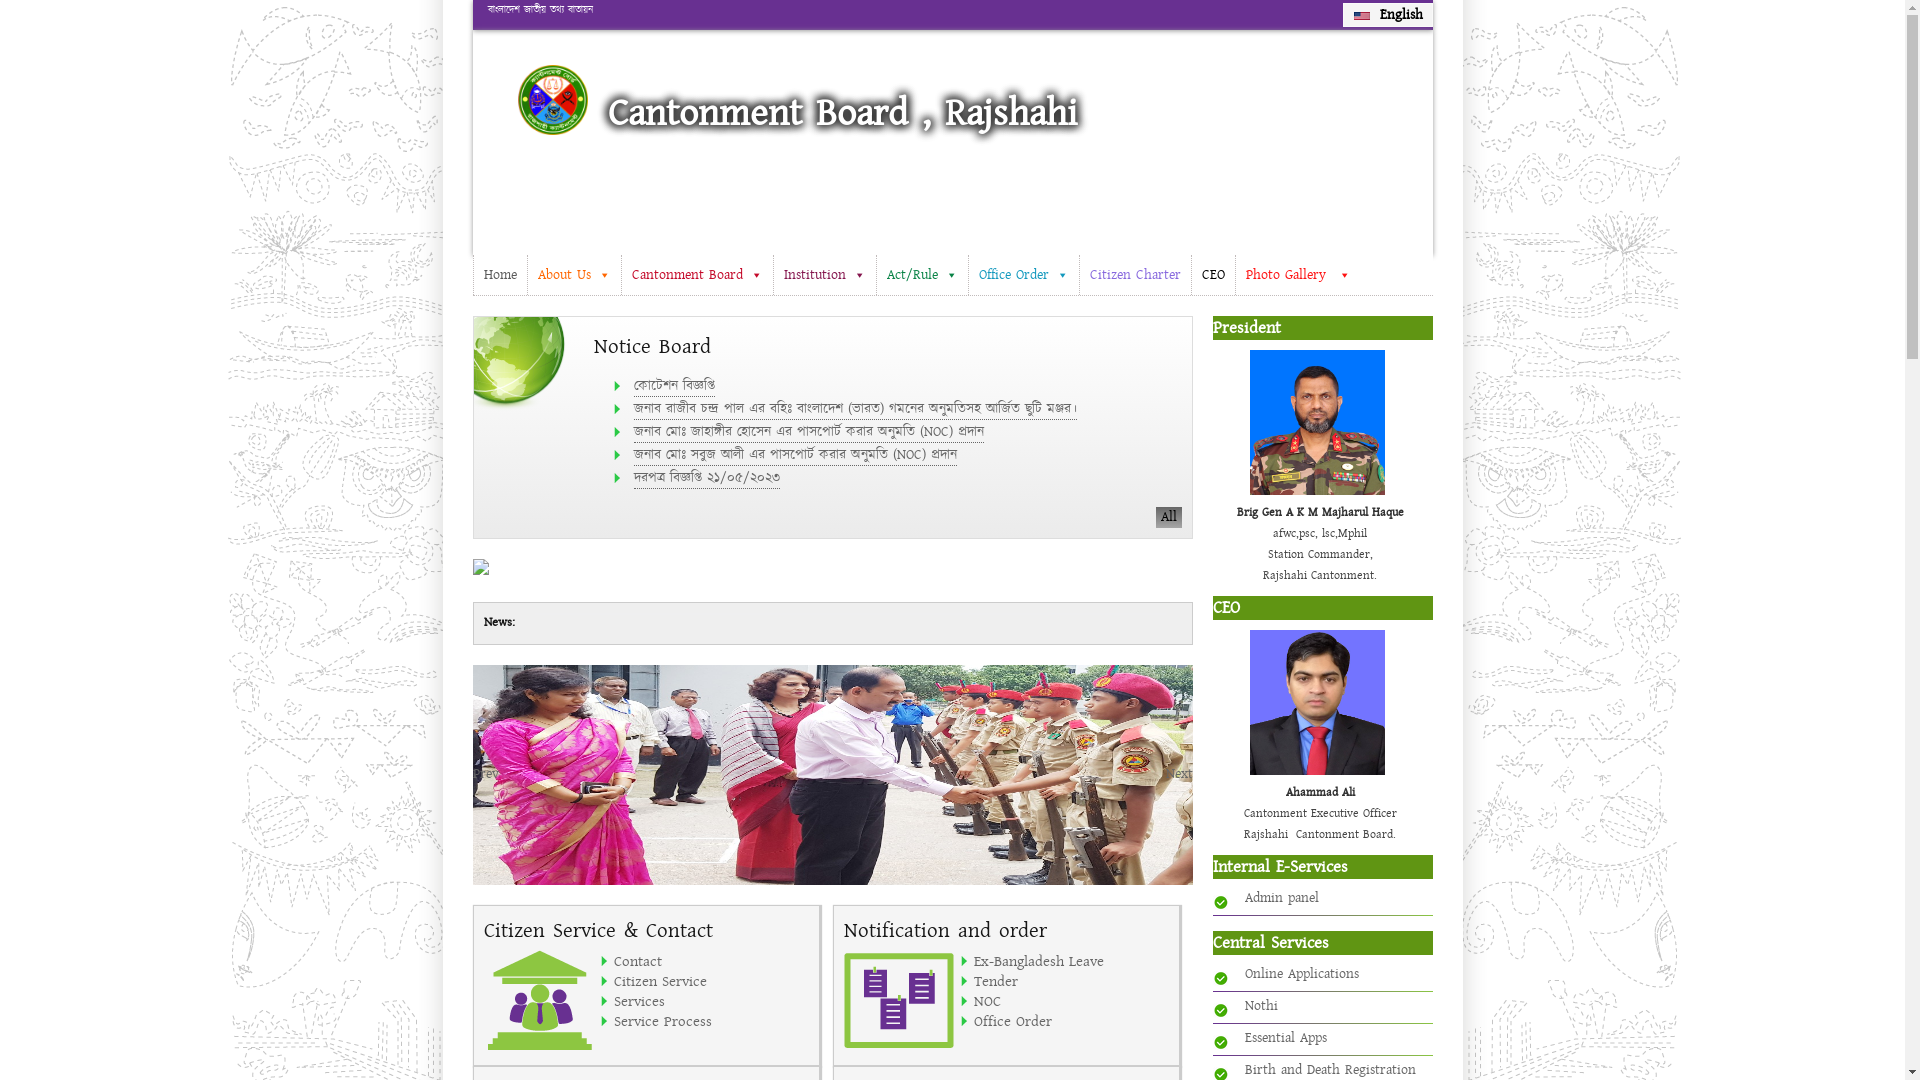  I want to click on 'About Us', so click(571, 274).